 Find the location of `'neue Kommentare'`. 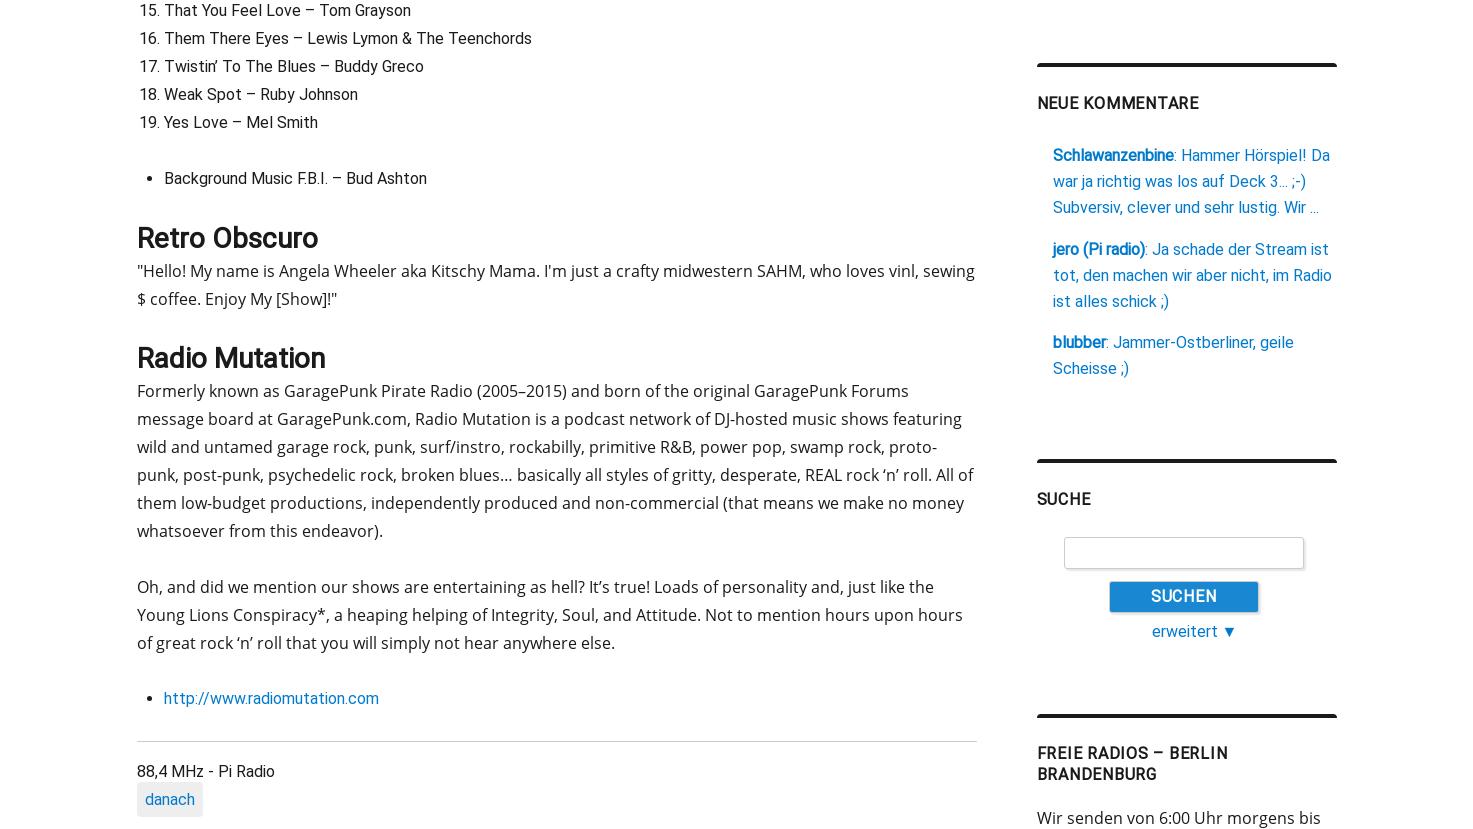

'neue Kommentare' is located at coordinates (1116, 103).